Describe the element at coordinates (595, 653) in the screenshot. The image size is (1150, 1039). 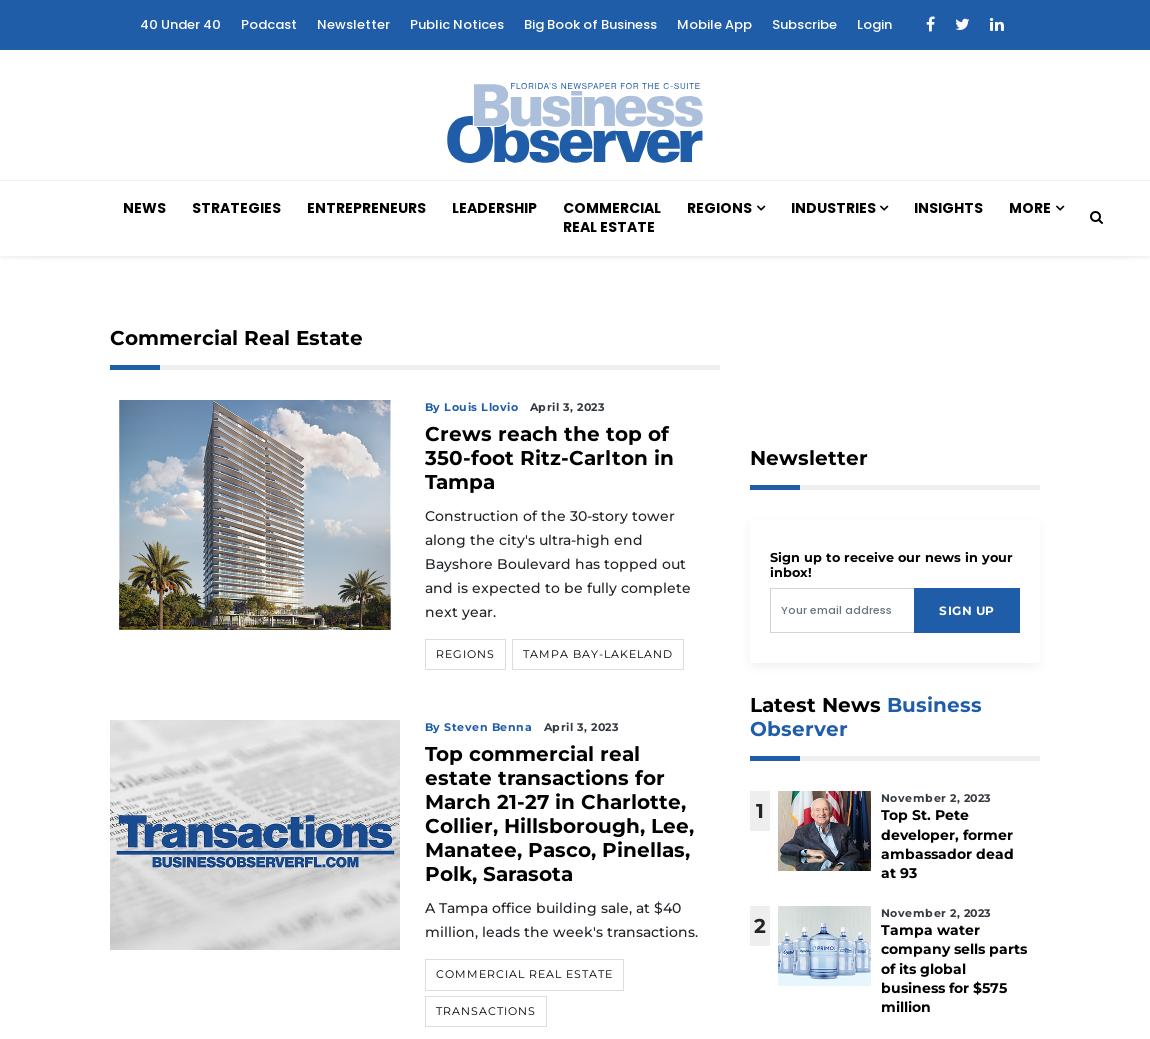
I see `'Tampa Bay-Lakeland'` at that location.